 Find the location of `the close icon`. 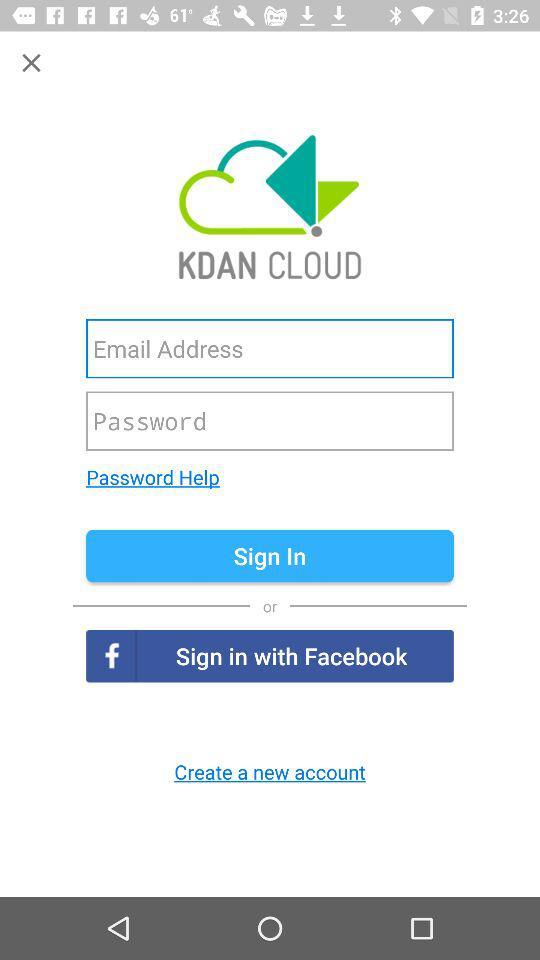

the close icon is located at coordinates (30, 62).